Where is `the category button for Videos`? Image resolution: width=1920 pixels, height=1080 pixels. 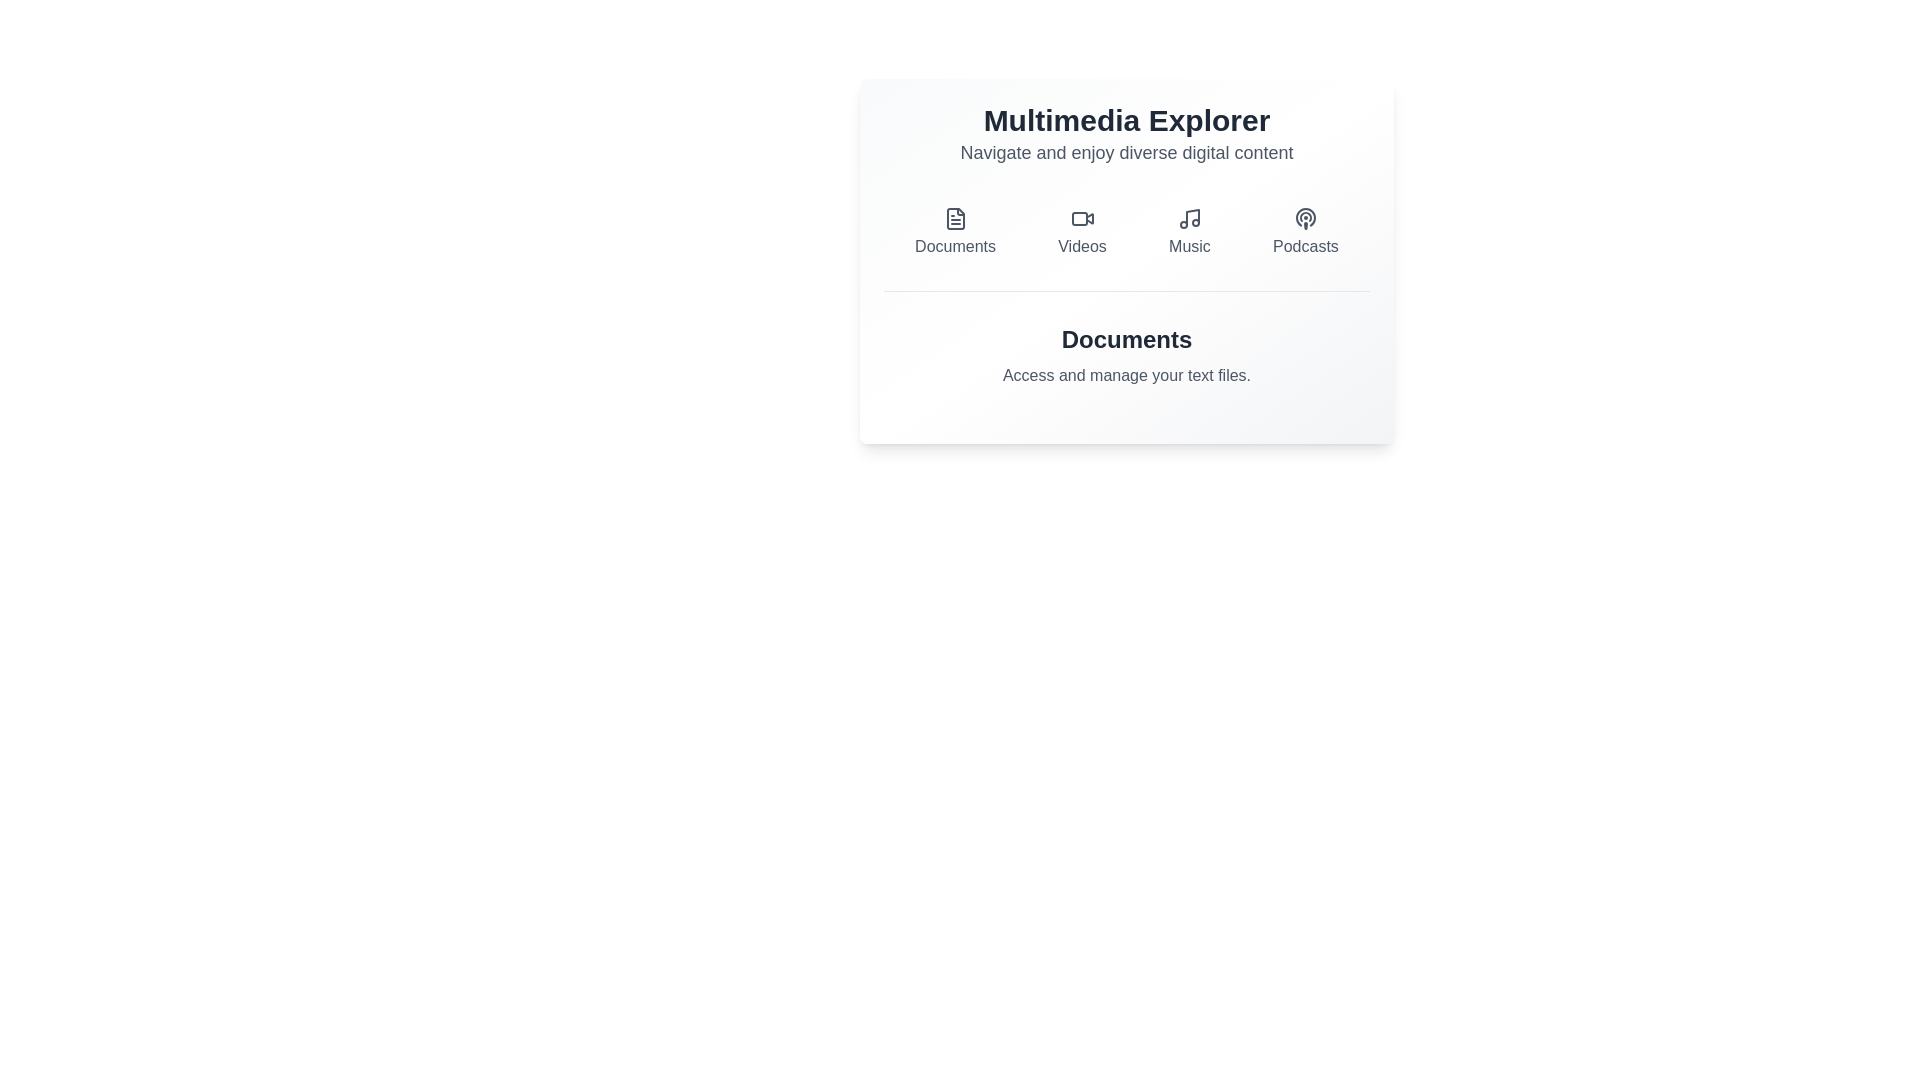
the category button for Videos is located at coordinates (1081, 231).